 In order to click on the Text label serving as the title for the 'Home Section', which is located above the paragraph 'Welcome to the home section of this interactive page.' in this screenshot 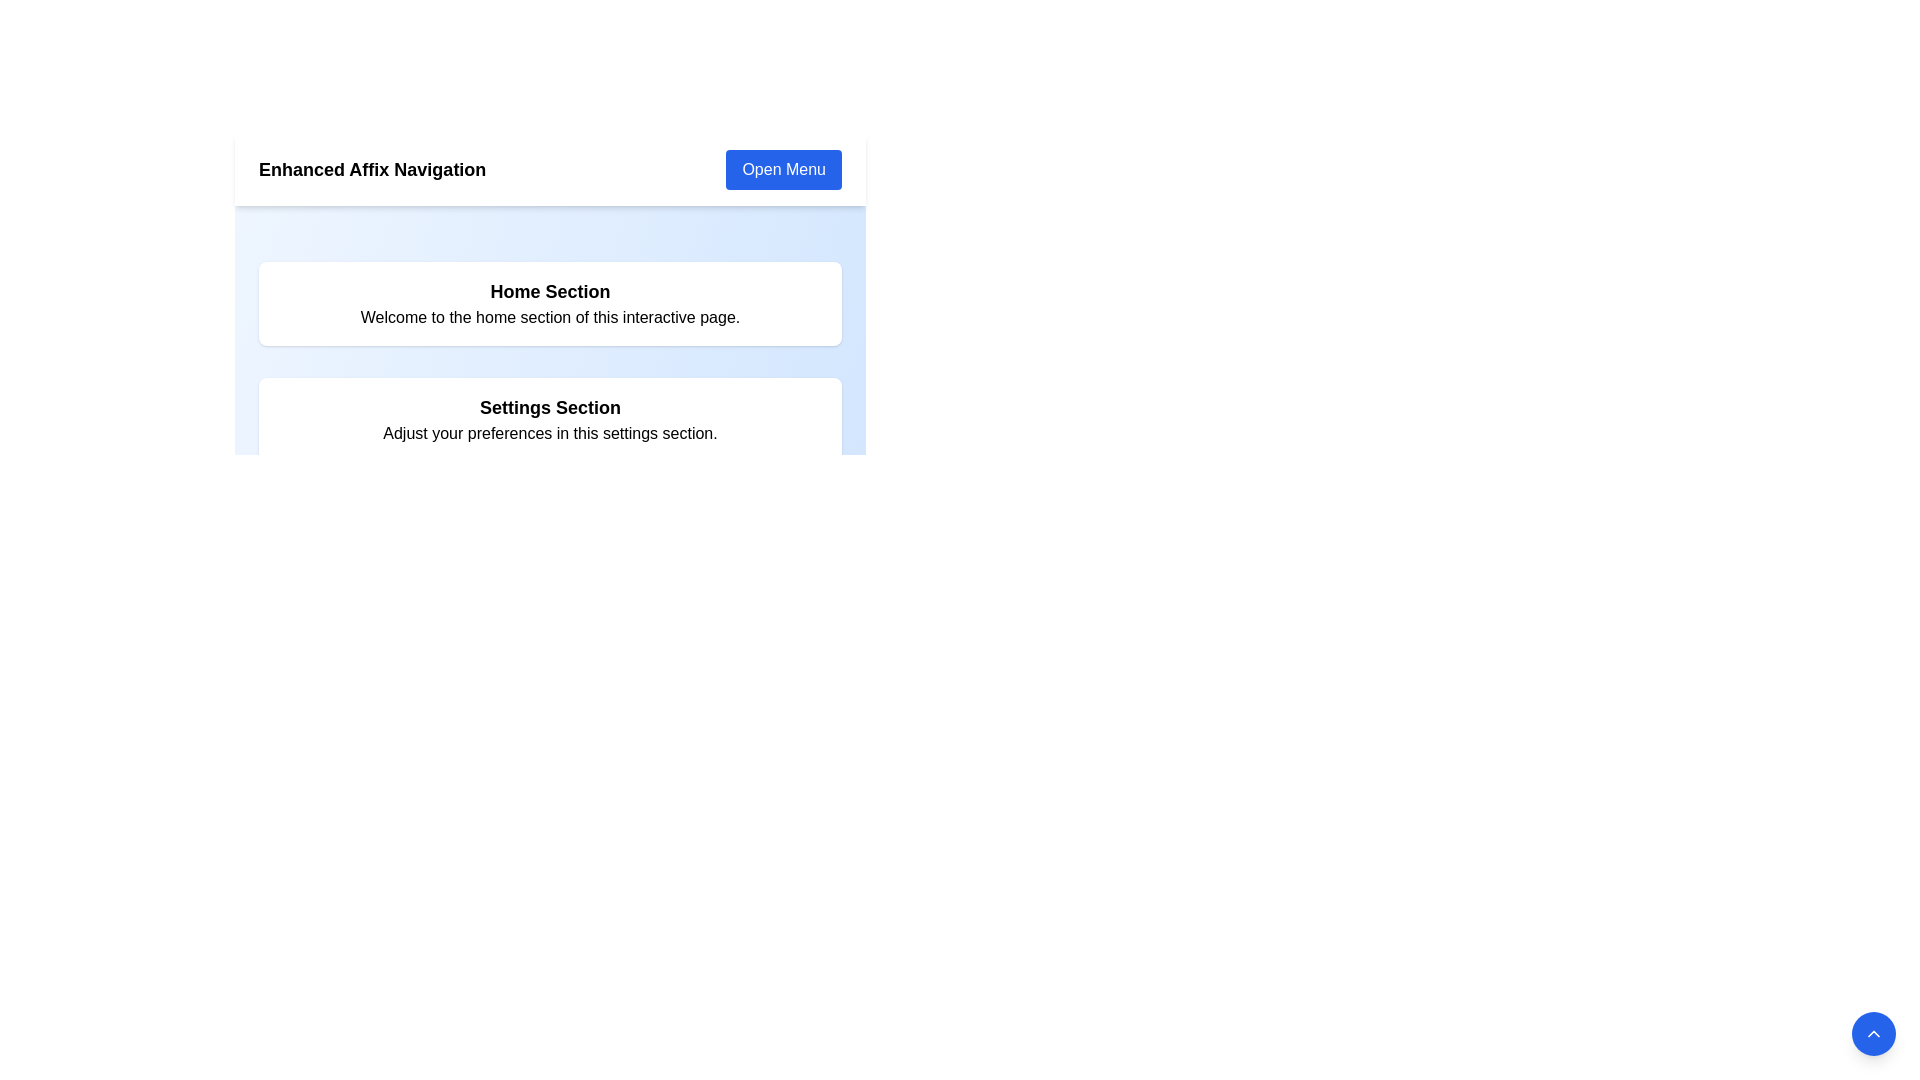, I will do `click(550, 282)`.